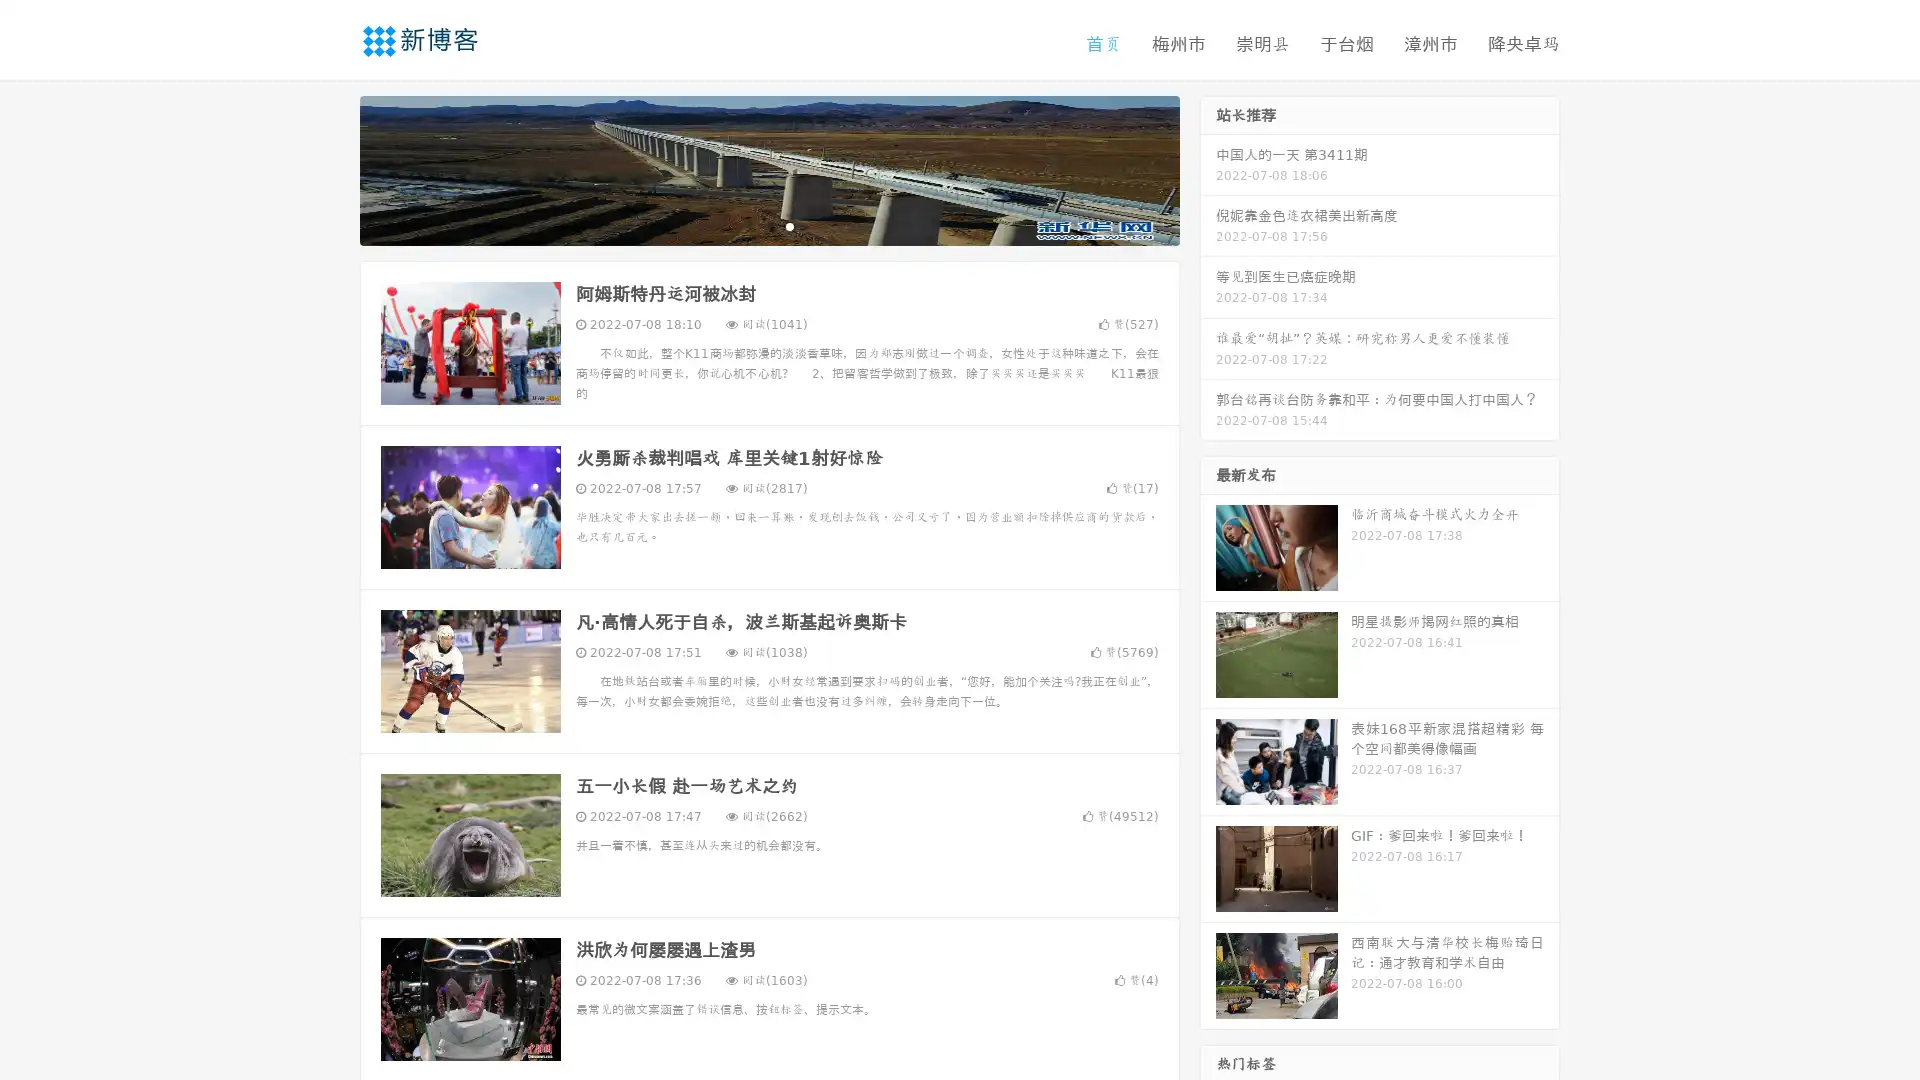 The height and width of the screenshot is (1080, 1920). I want to click on Next slide, so click(1208, 168).